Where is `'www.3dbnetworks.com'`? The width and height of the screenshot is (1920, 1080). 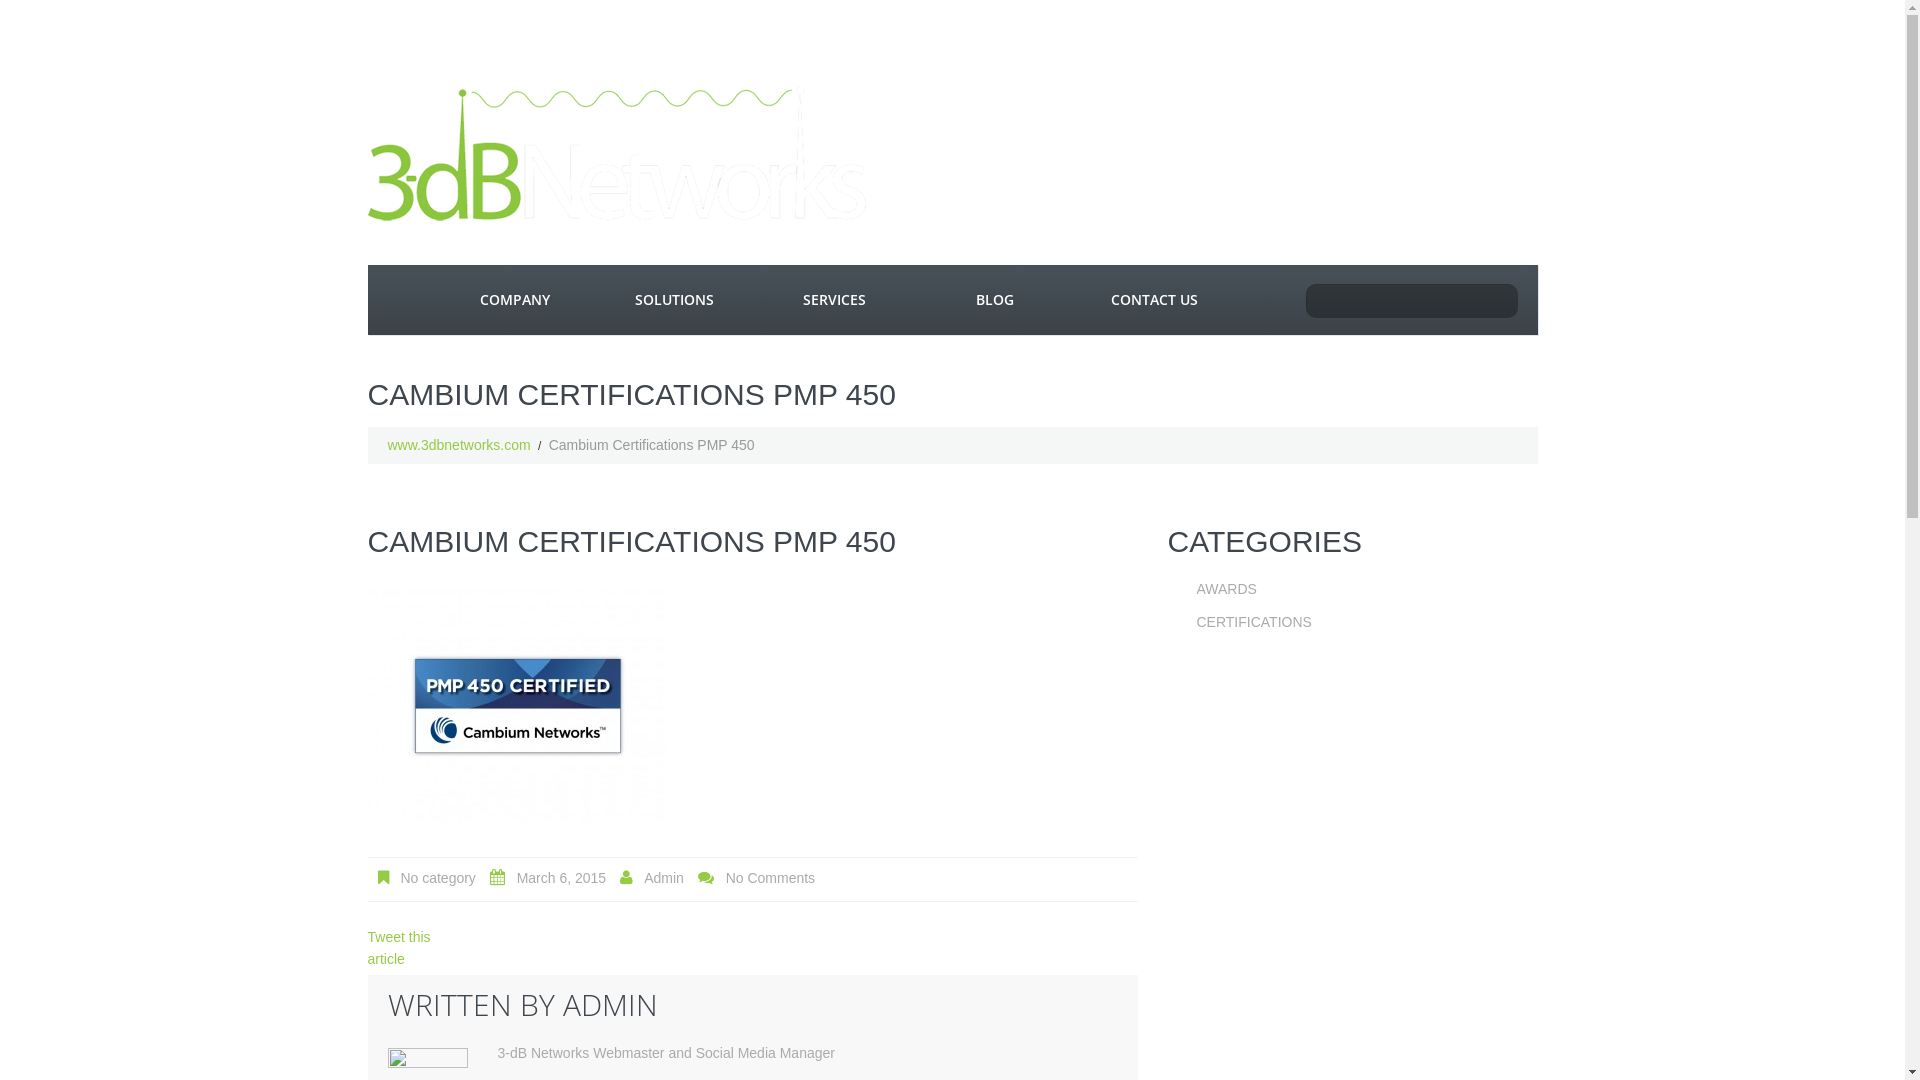 'www.3dbnetworks.com' is located at coordinates (388, 443).